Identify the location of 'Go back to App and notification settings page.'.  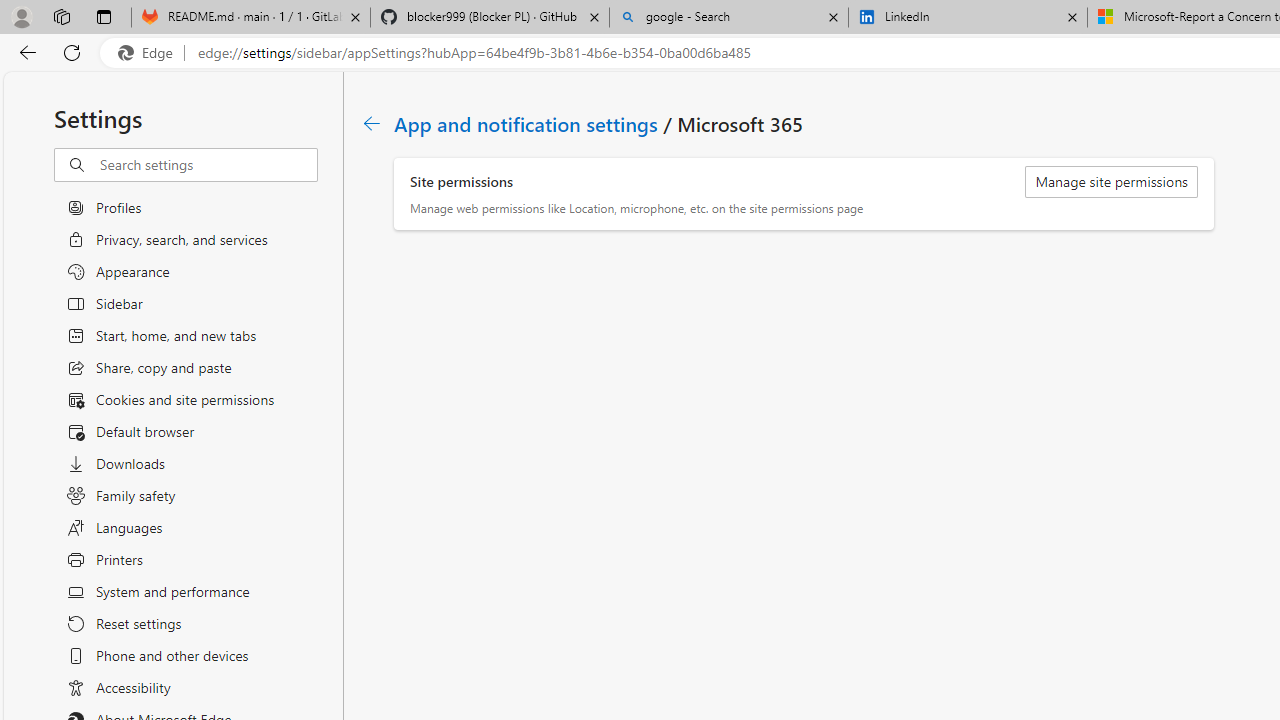
(372, 123).